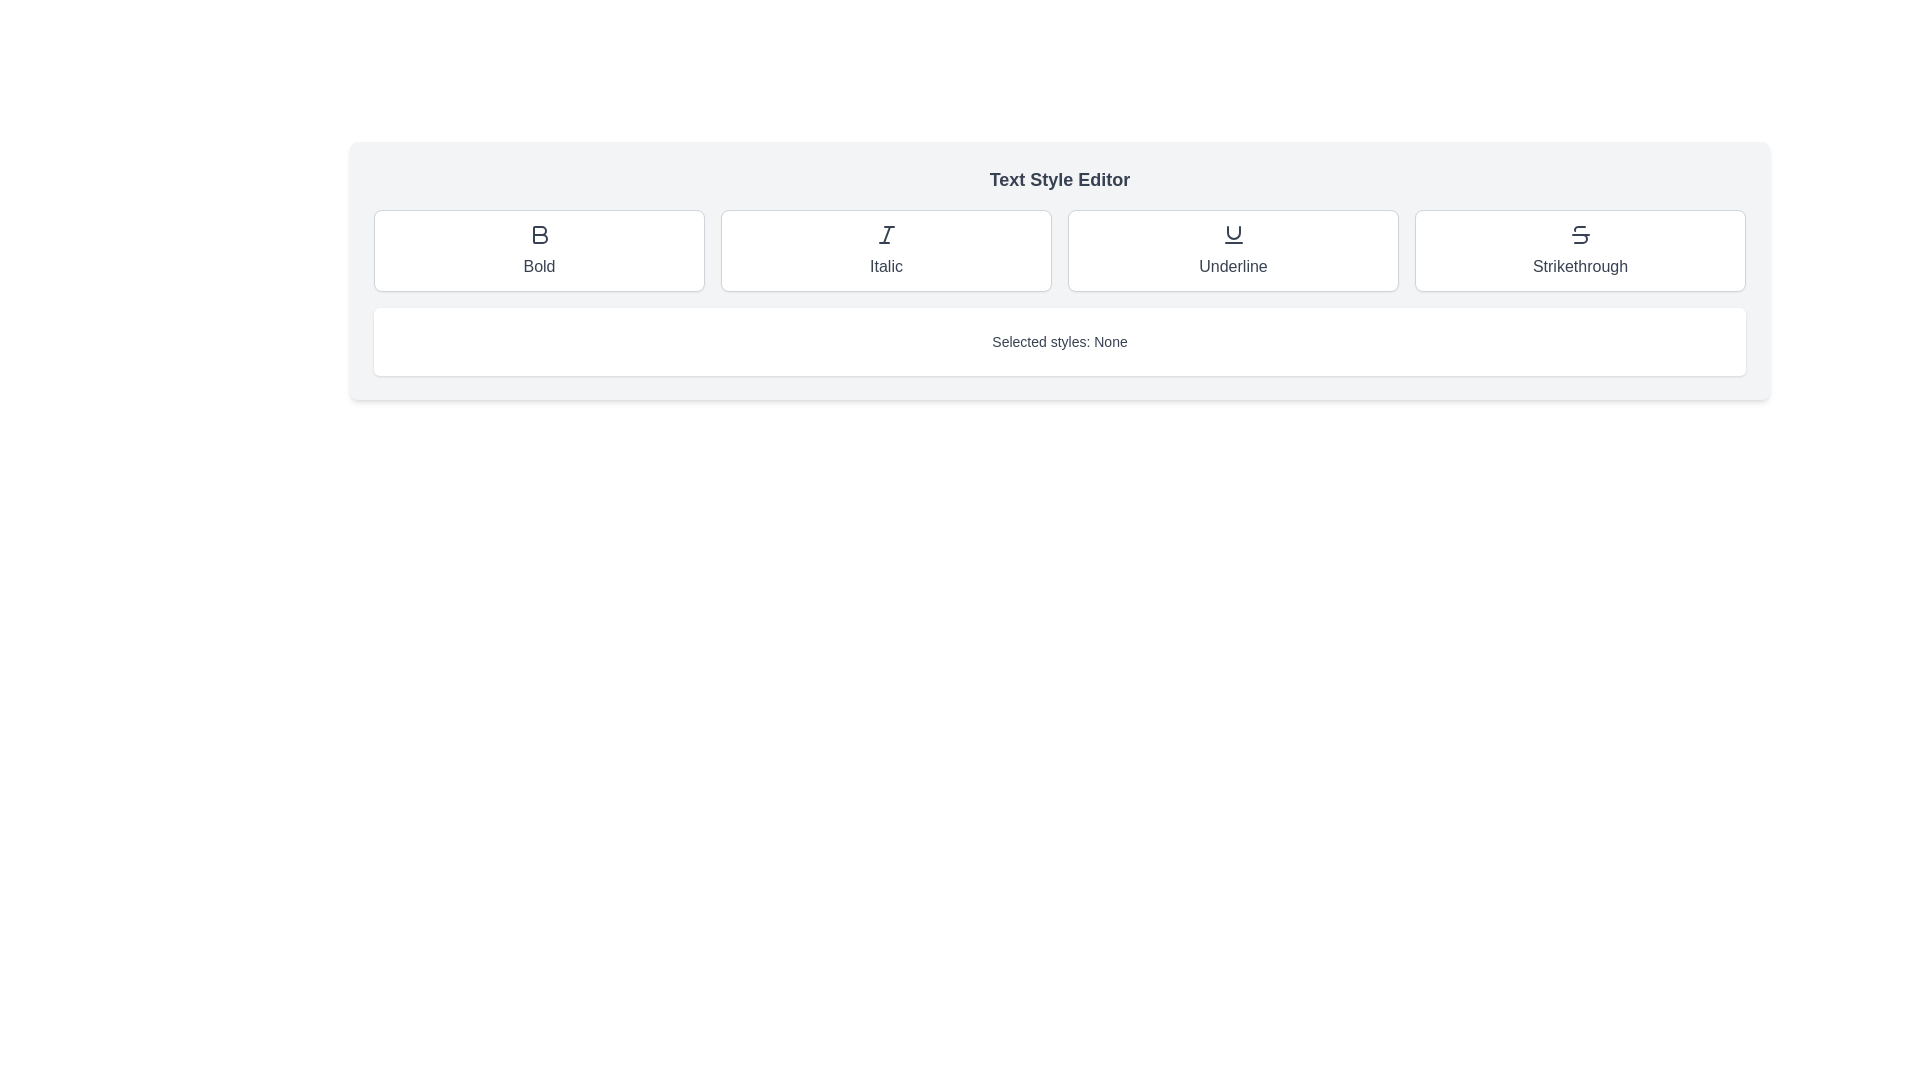 Image resolution: width=1920 pixels, height=1080 pixels. I want to click on the 'Bold' button, which is the first button in a row of four style-option buttons, so click(539, 249).